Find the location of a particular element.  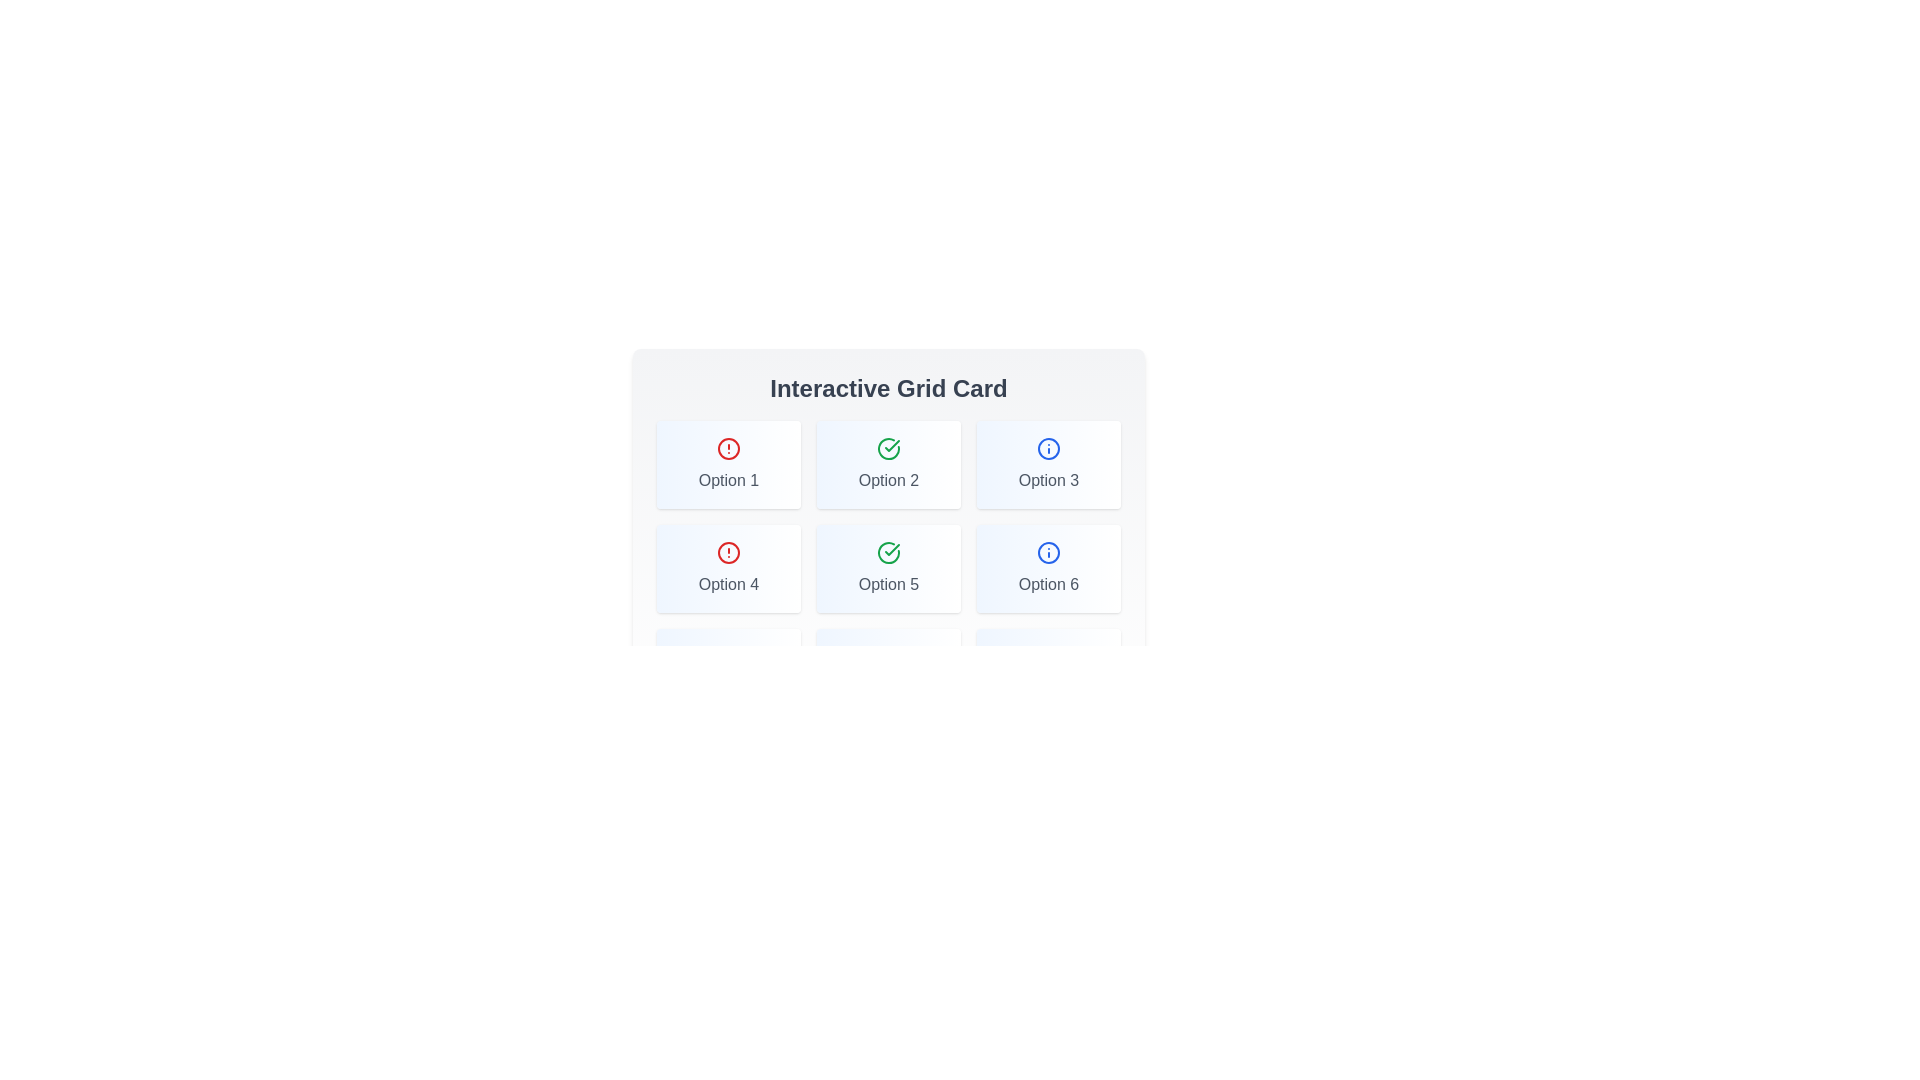

the 'Option 6' text label, which is styled with a gray font color and located in the lower-right corner of a grid layout is located at coordinates (1048, 585).